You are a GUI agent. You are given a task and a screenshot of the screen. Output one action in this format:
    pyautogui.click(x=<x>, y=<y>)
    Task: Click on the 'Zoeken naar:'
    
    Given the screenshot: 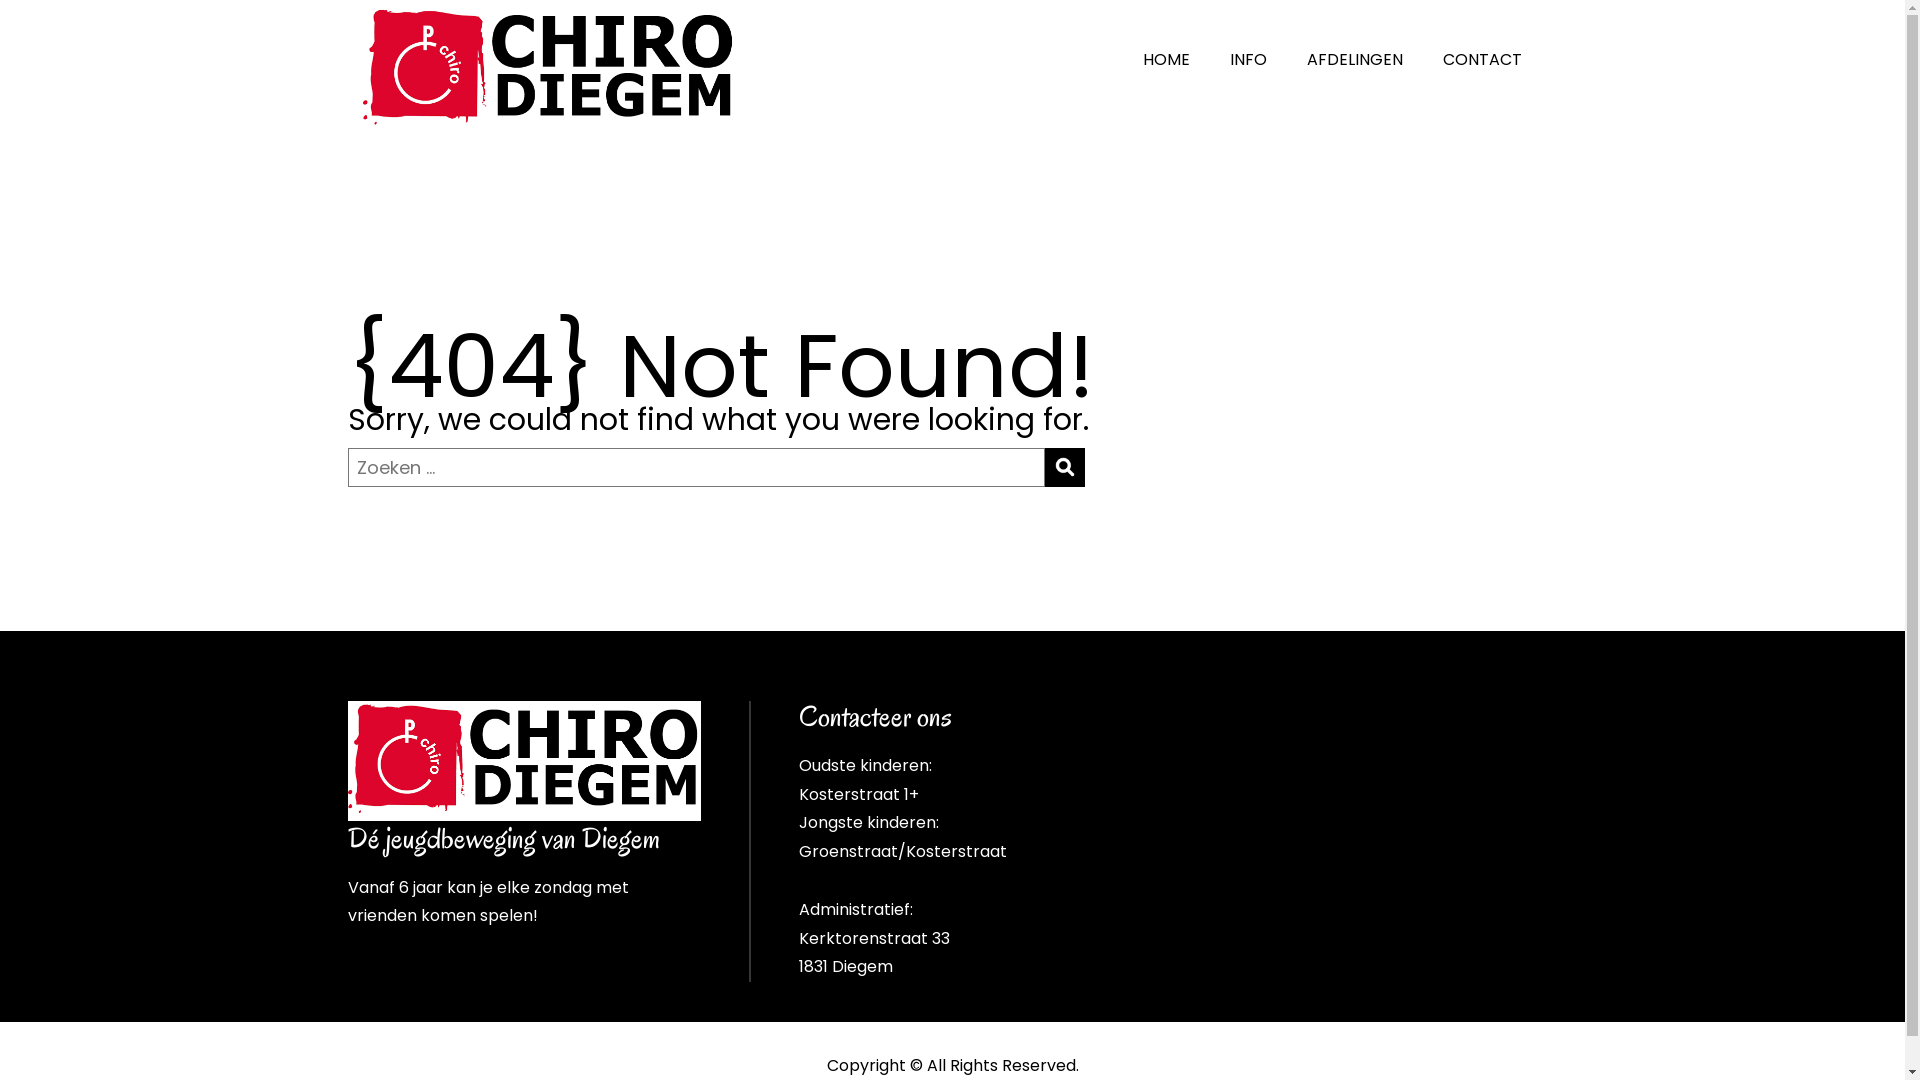 What is the action you would take?
    pyautogui.click(x=696, y=467)
    